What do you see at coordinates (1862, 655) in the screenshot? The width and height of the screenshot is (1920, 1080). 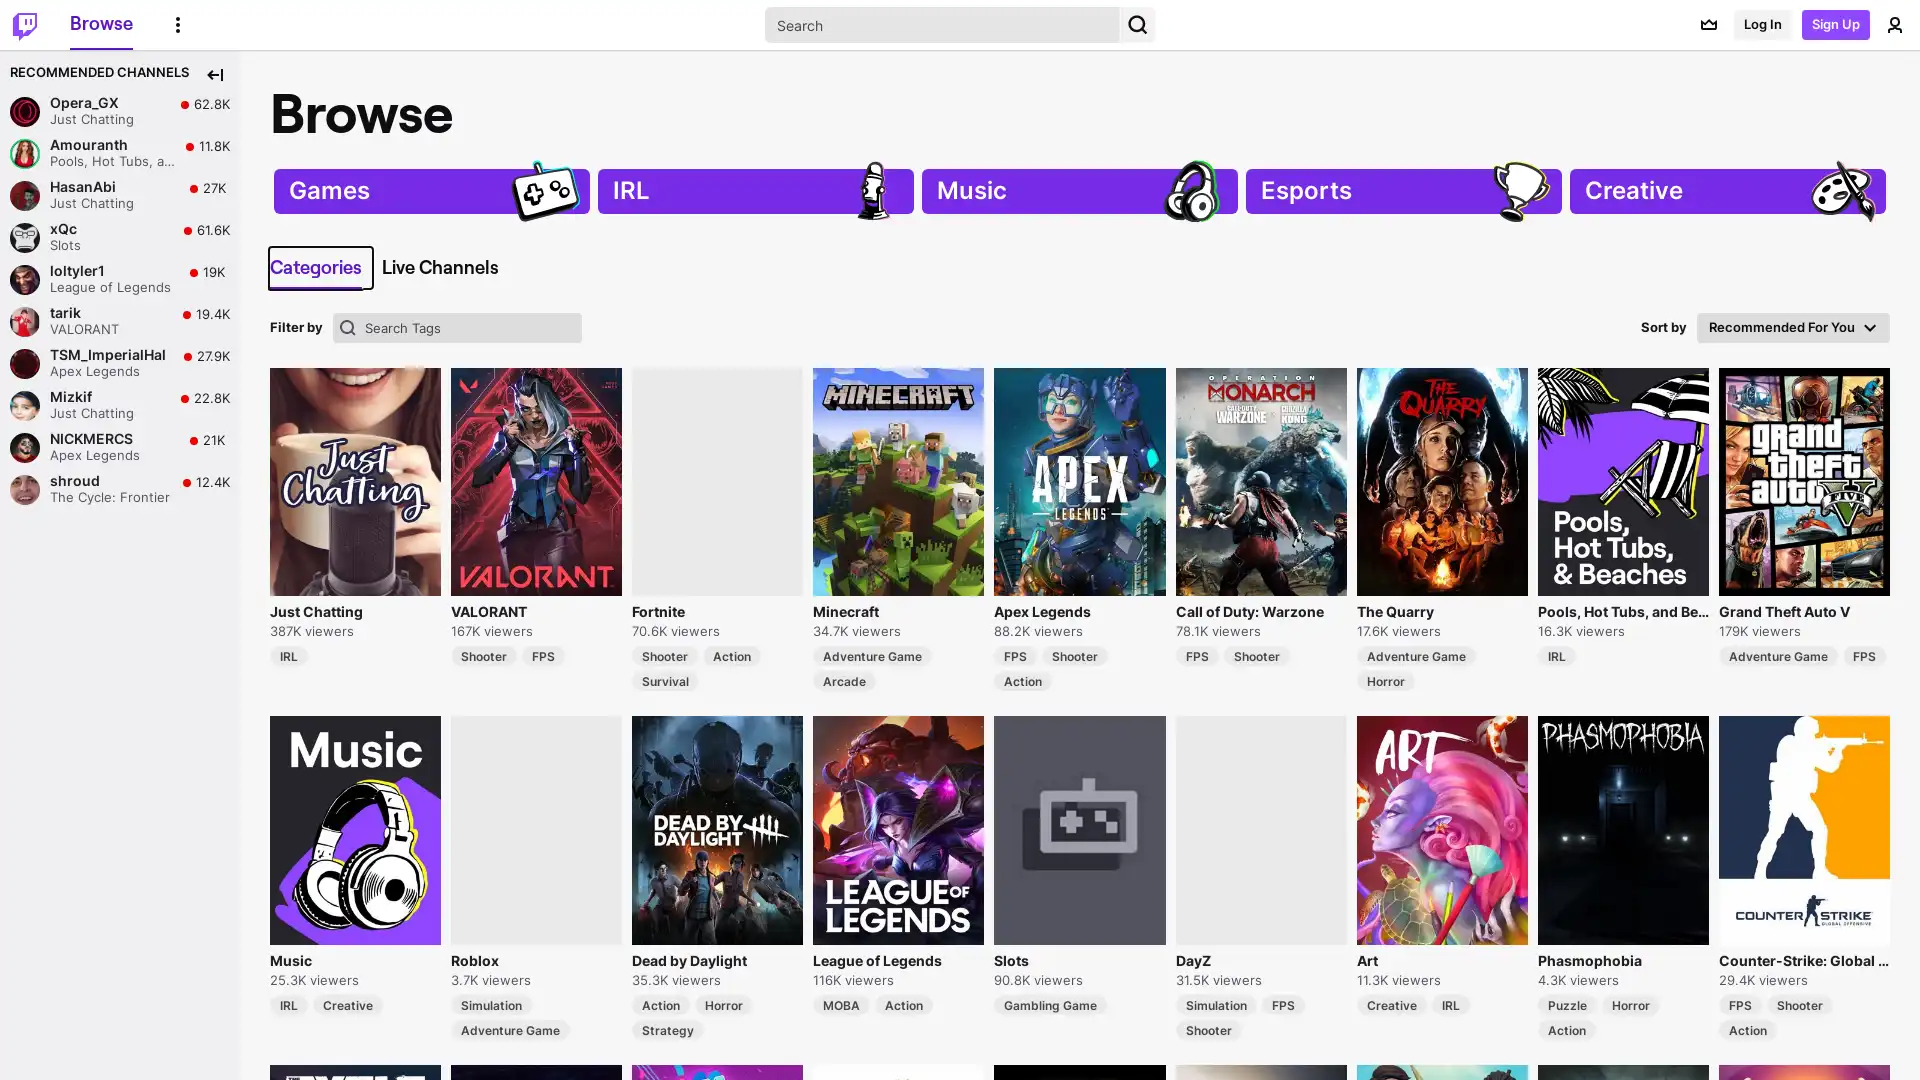 I see `FPS` at bounding box center [1862, 655].